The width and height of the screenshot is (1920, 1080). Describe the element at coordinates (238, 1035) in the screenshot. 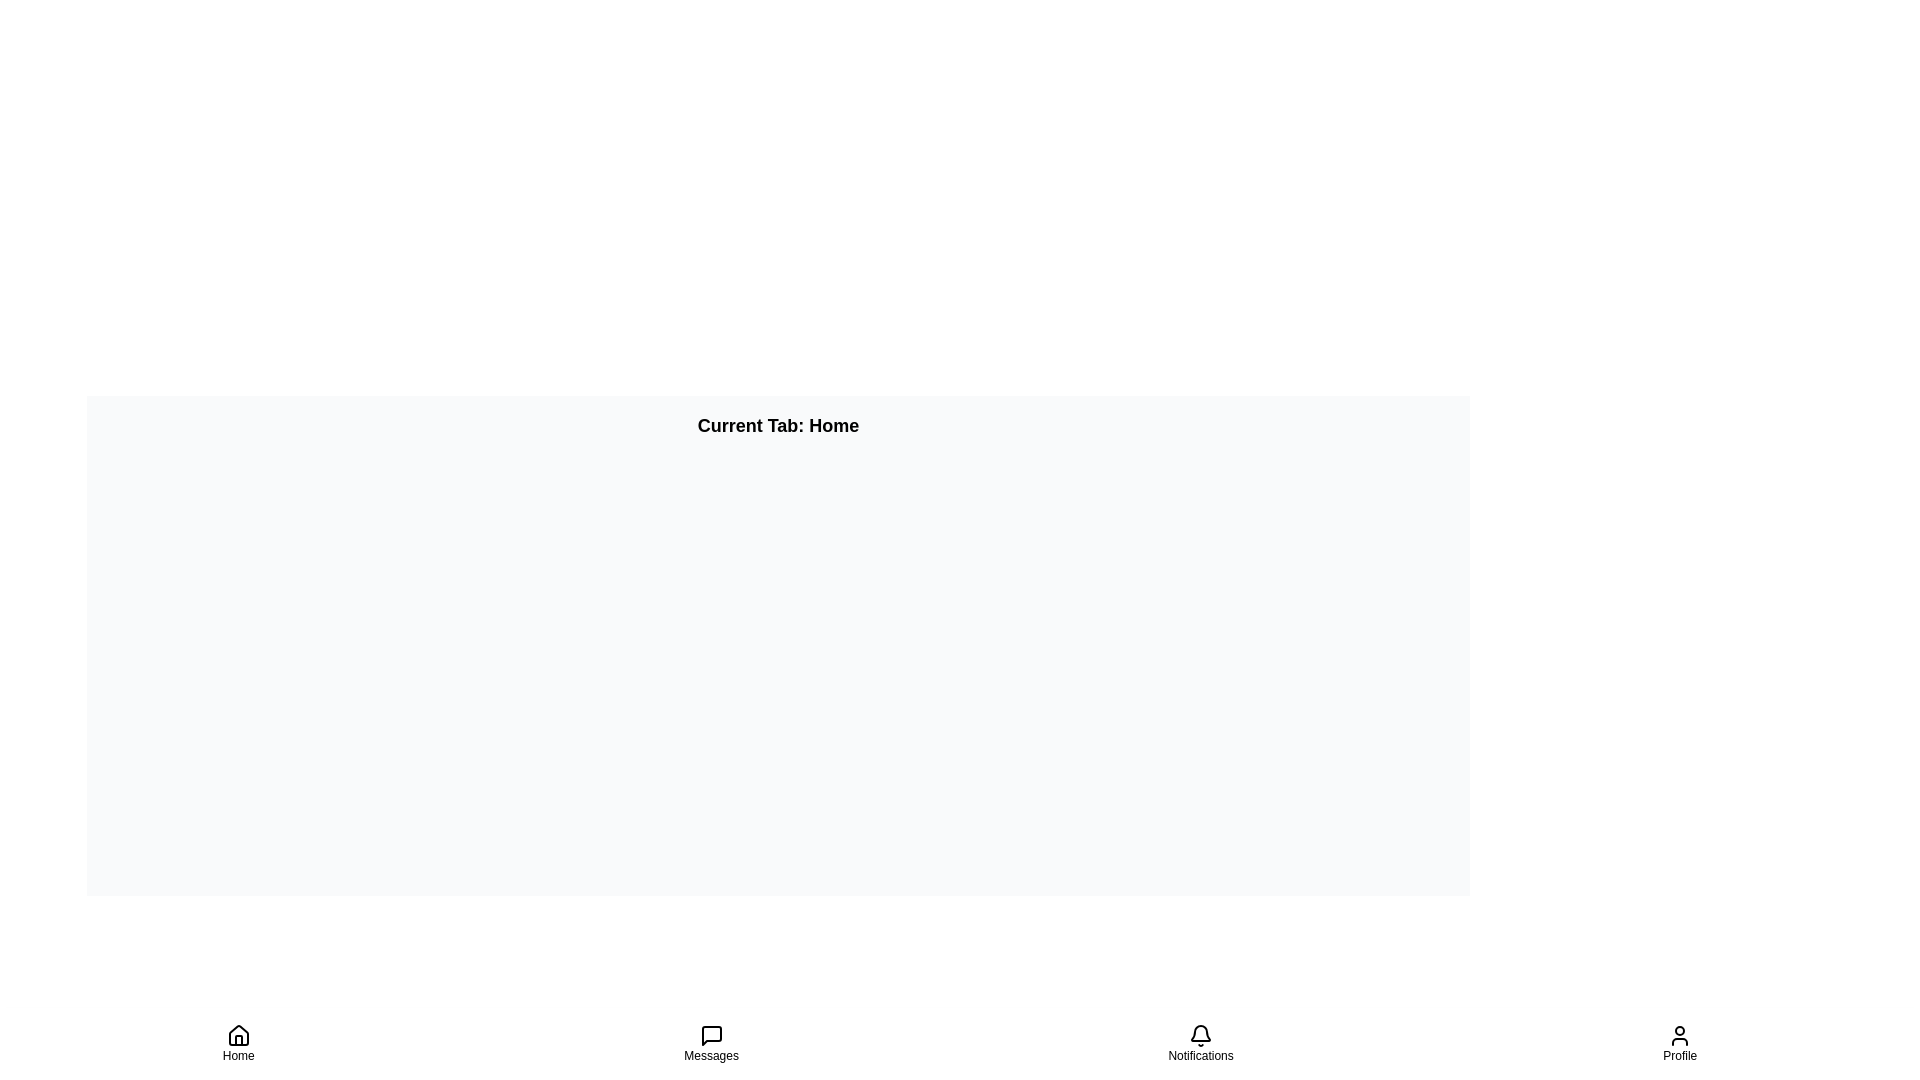

I see `the leftmost house icon labeled 'Home' in the bottom navigation bar for additional effects` at that location.